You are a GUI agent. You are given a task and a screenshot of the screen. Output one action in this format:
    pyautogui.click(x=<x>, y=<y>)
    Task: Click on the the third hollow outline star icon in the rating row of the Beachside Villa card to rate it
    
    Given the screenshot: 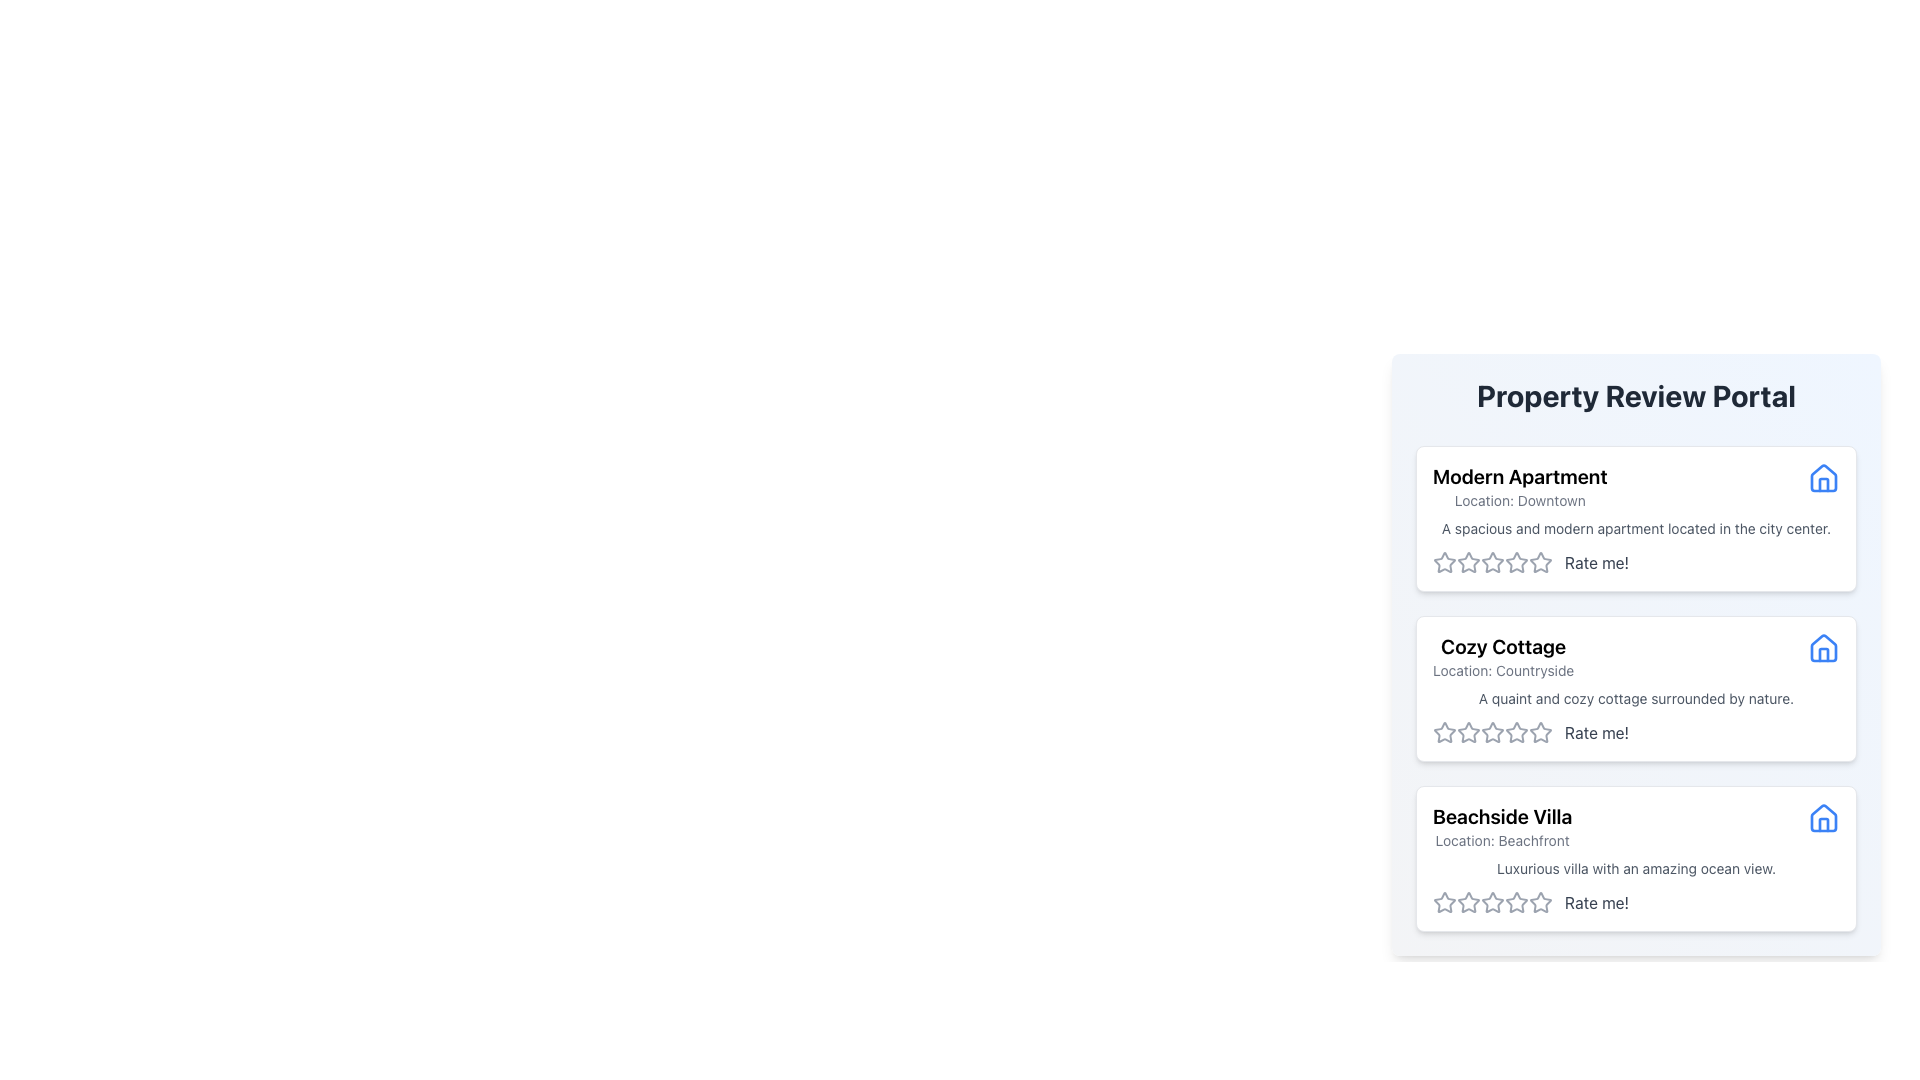 What is the action you would take?
    pyautogui.click(x=1539, y=902)
    